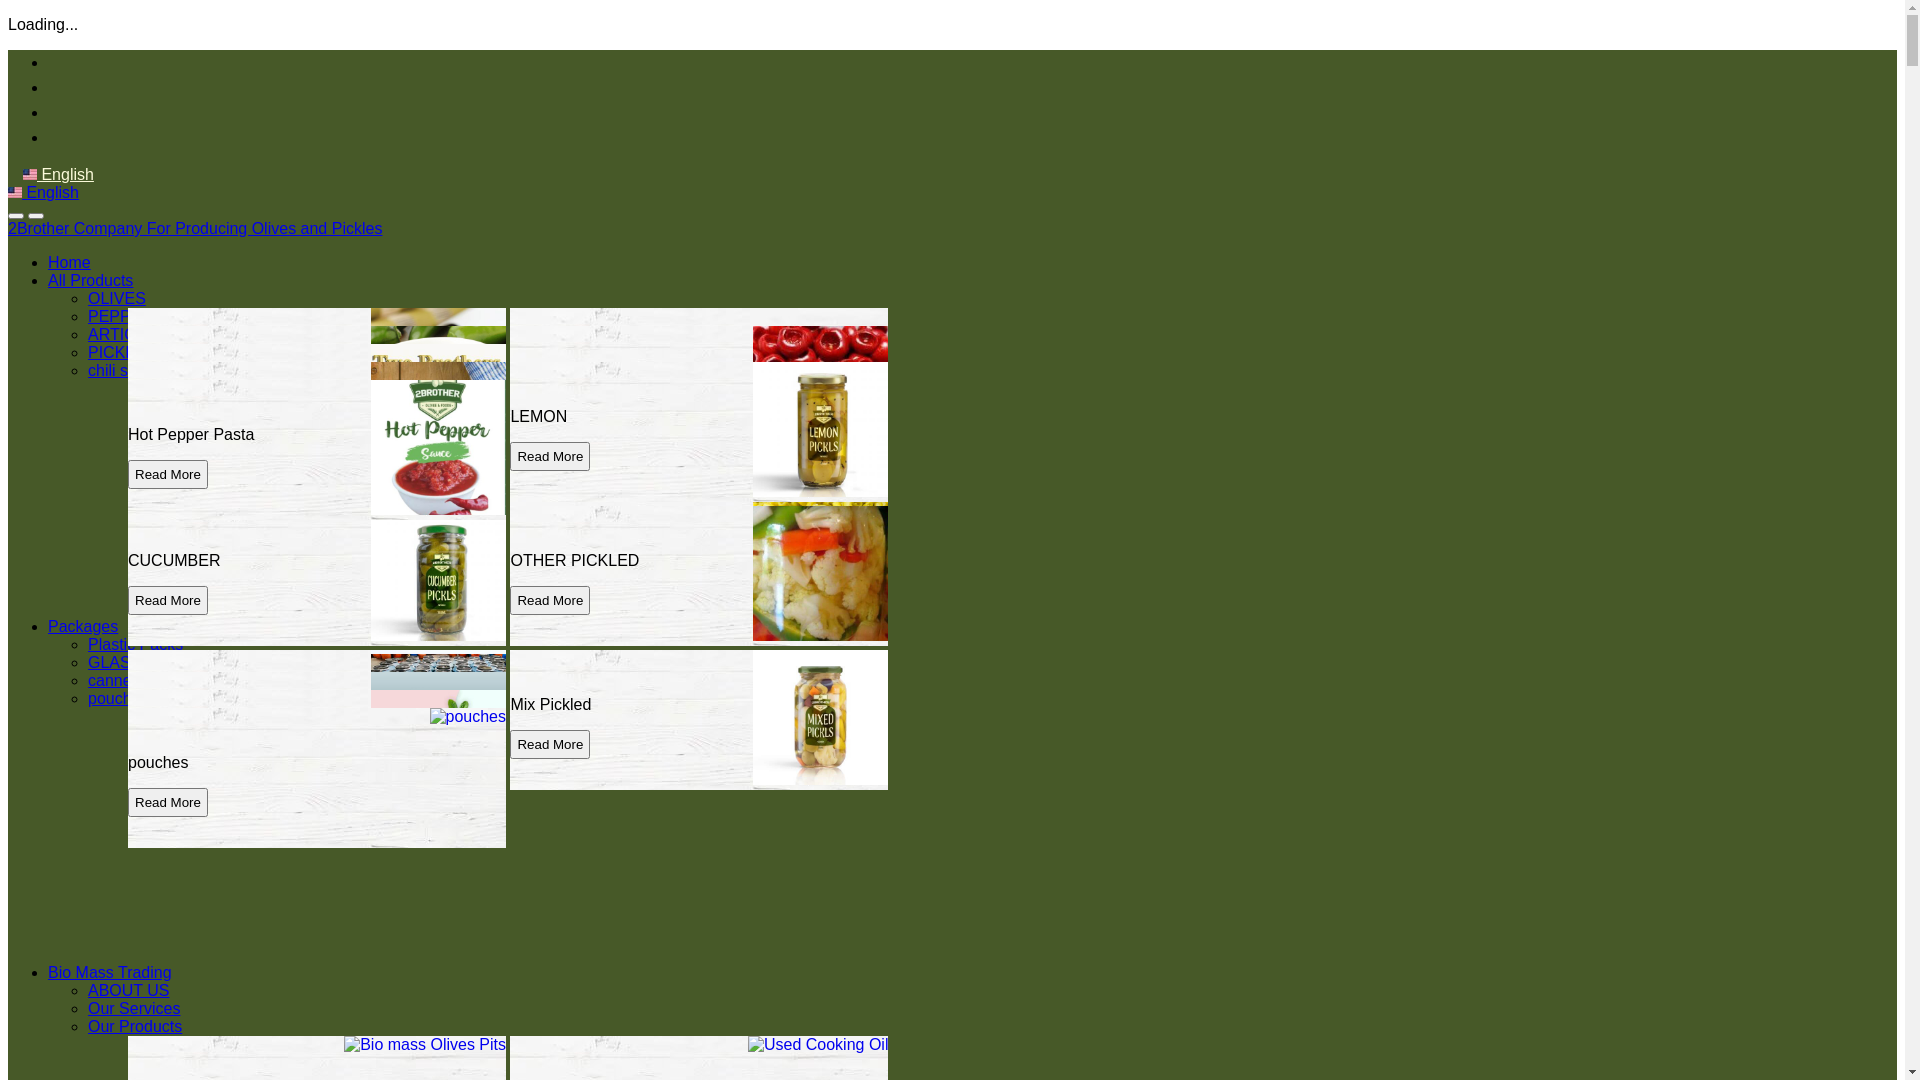 The height and width of the screenshot is (1080, 1920). Describe the element at coordinates (133, 333) in the screenshot. I see `'ARTICHOKE'` at that location.